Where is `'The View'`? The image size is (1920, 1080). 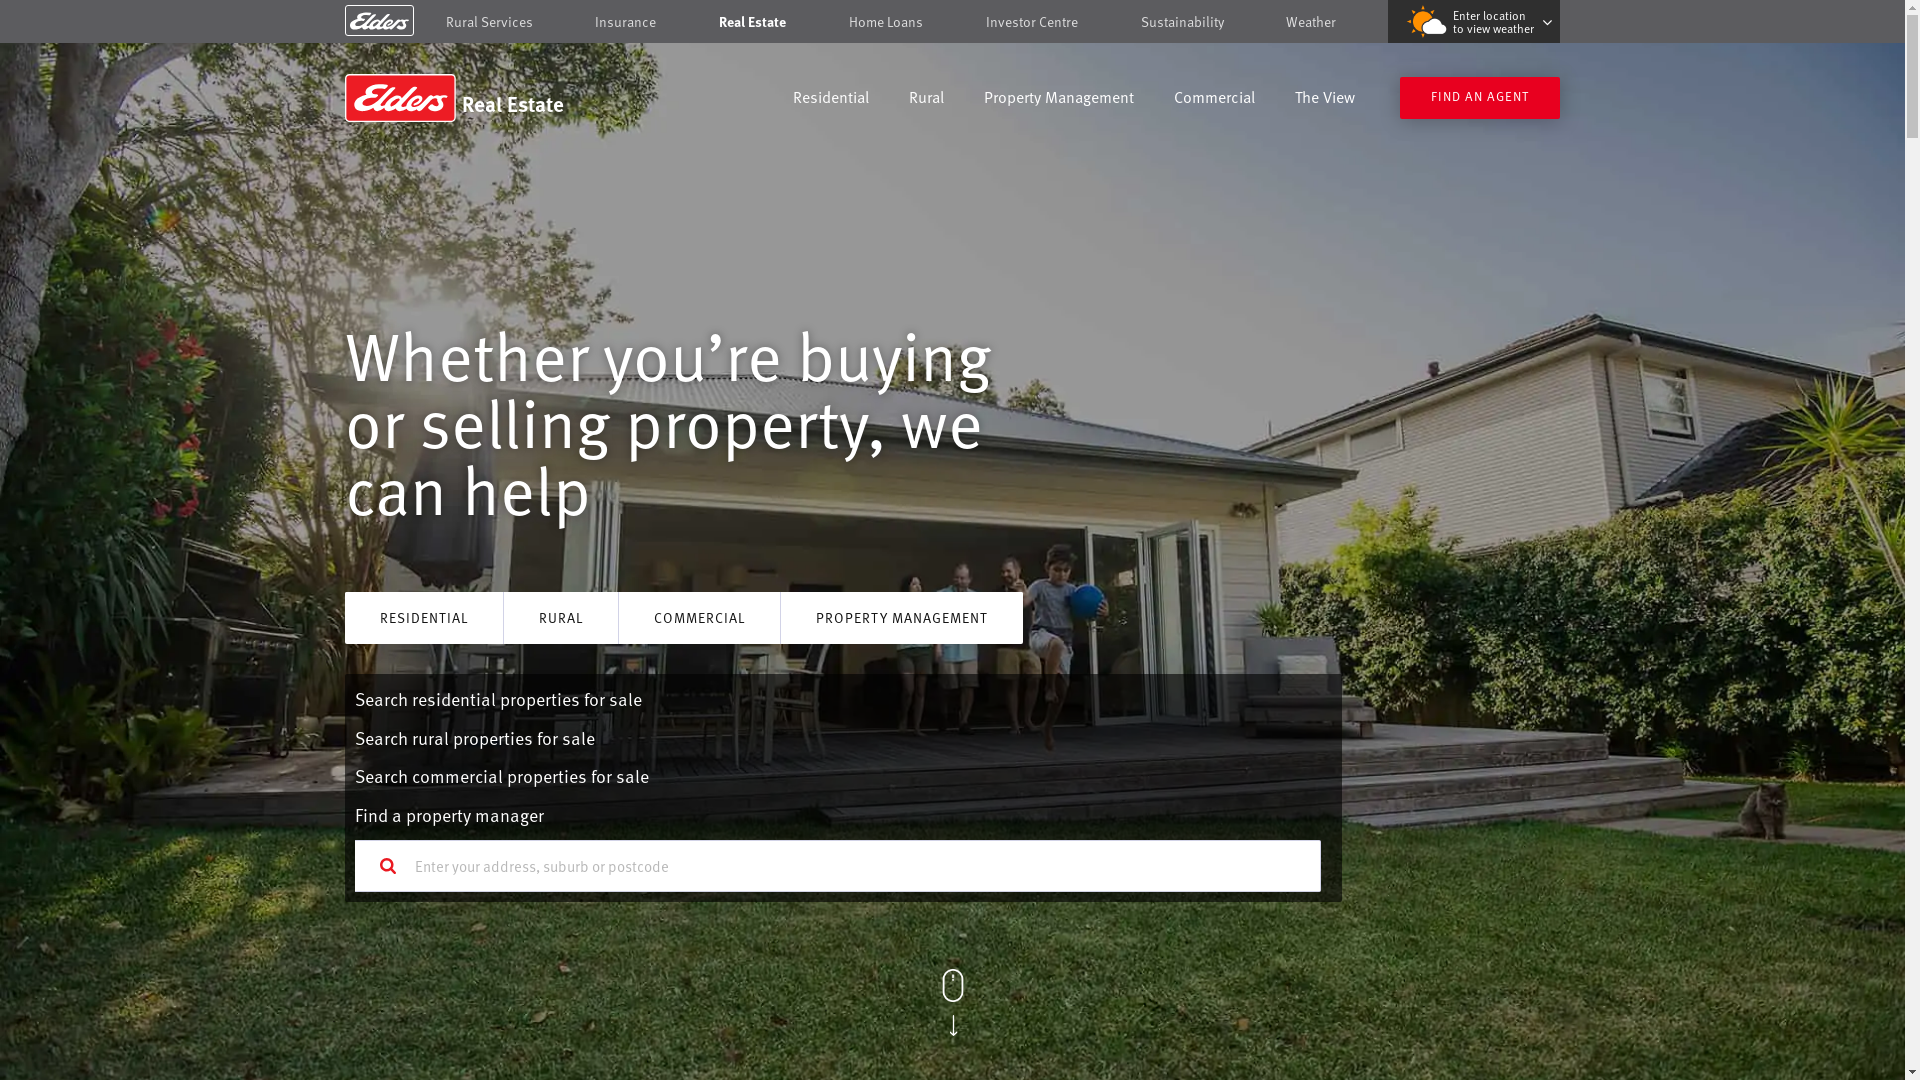 'The View' is located at coordinates (1324, 99).